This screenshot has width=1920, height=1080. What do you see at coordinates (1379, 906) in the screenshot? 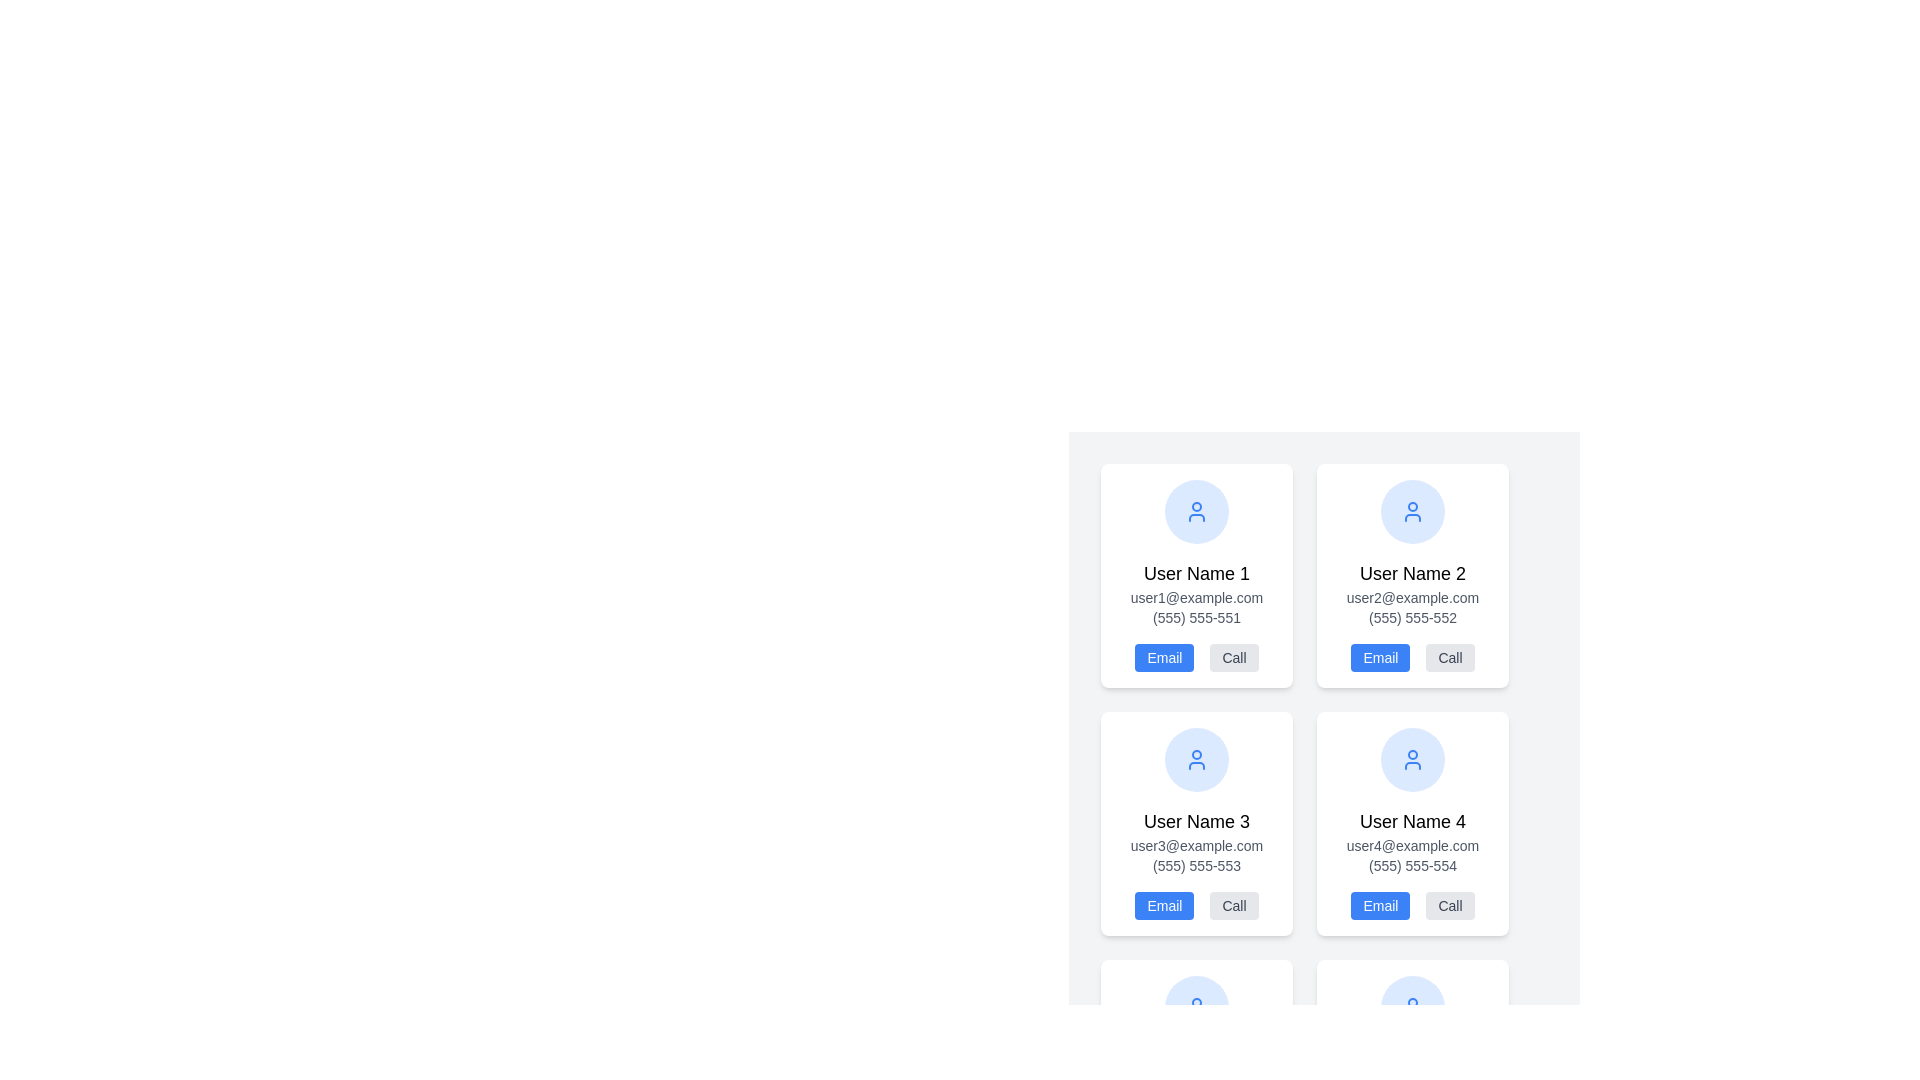
I see `the first button in the user card for 'User Name 4'` at bounding box center [1379, 906].